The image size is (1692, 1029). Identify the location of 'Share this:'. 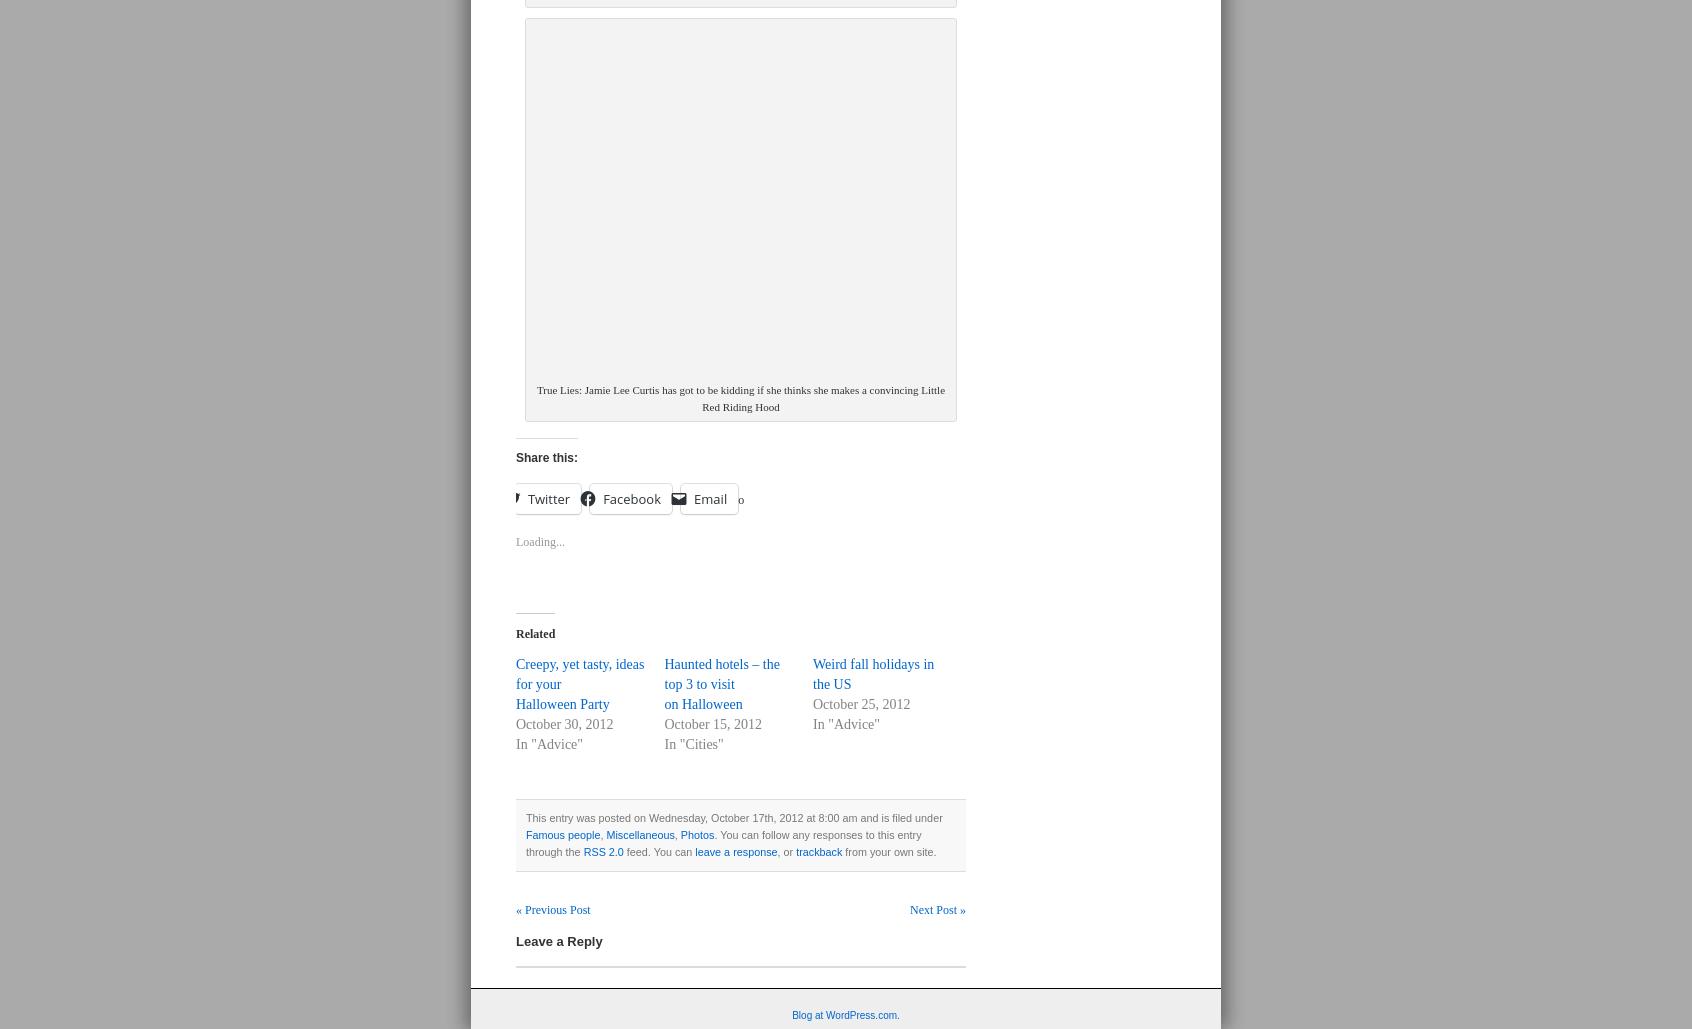
(516, 456).